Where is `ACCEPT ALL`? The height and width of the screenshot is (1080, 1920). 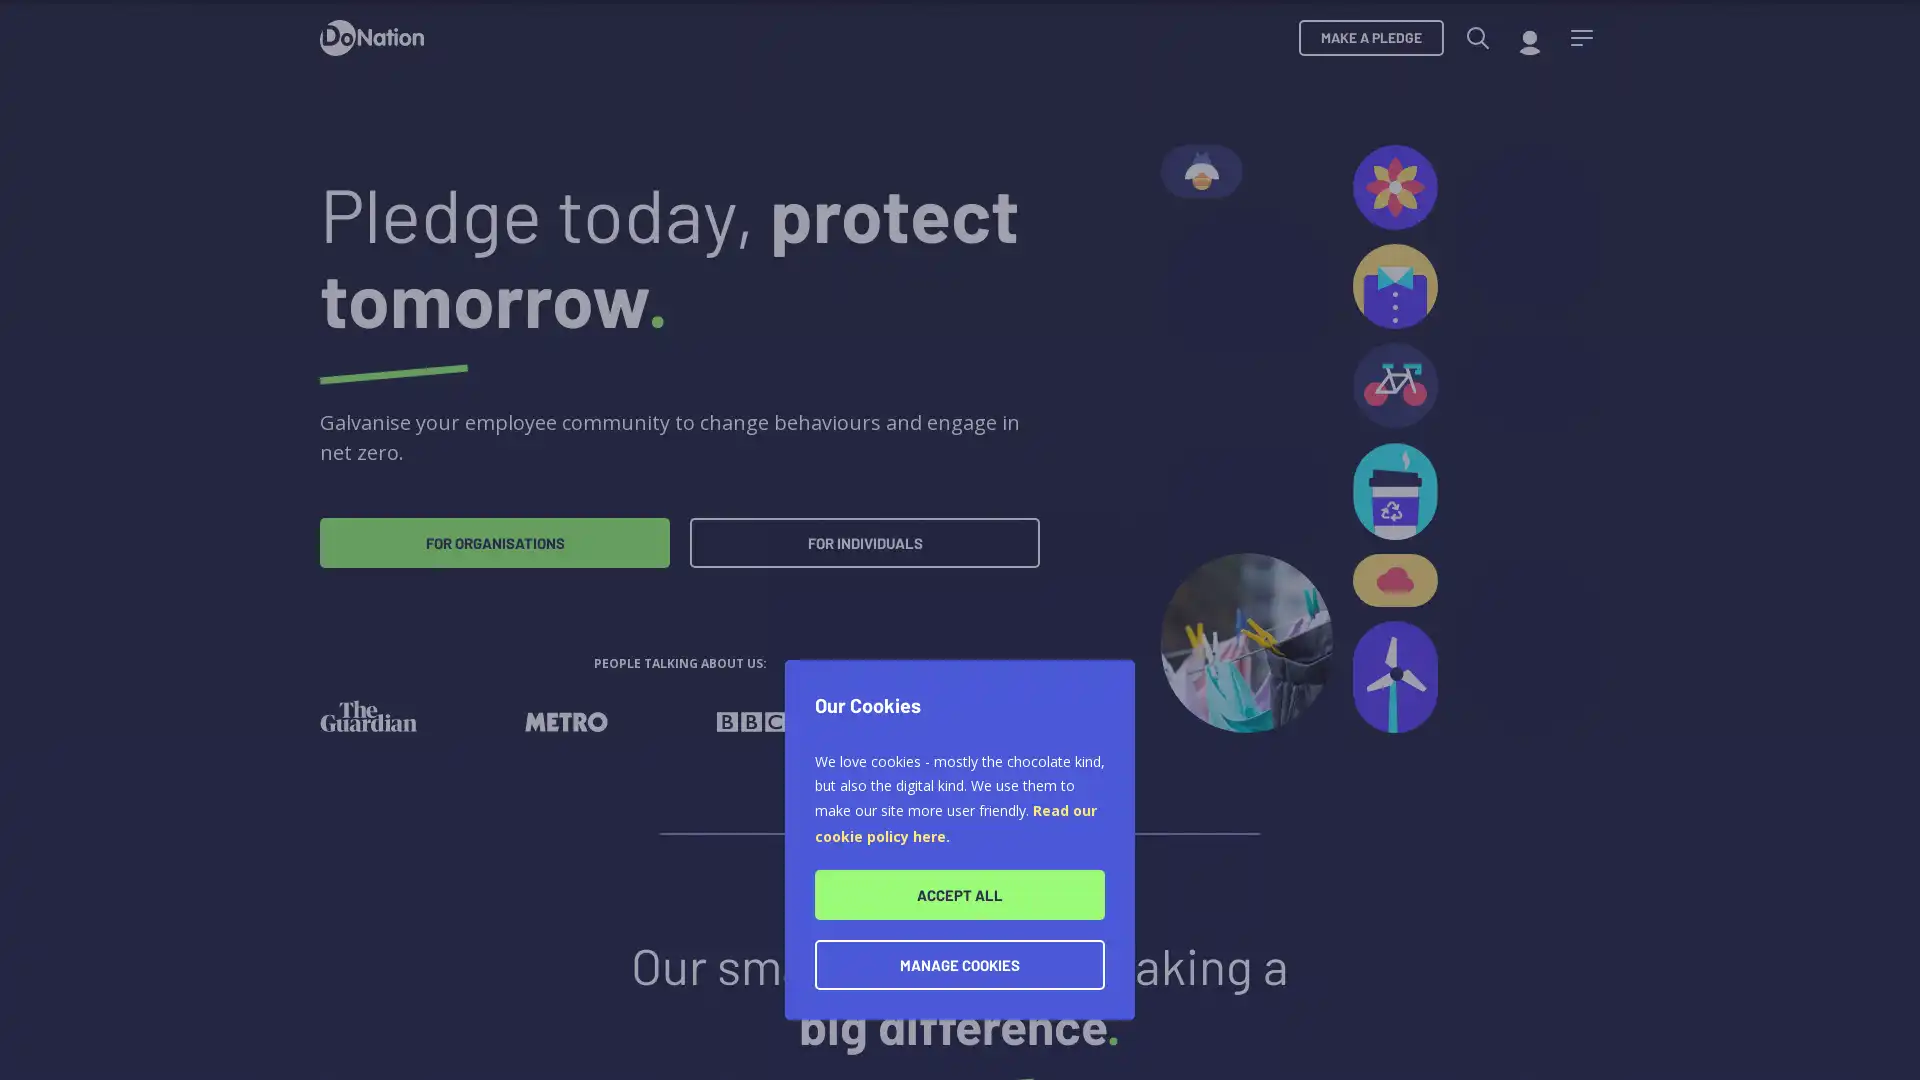 ACCEPT ALL is located at coordinates (960, 893).